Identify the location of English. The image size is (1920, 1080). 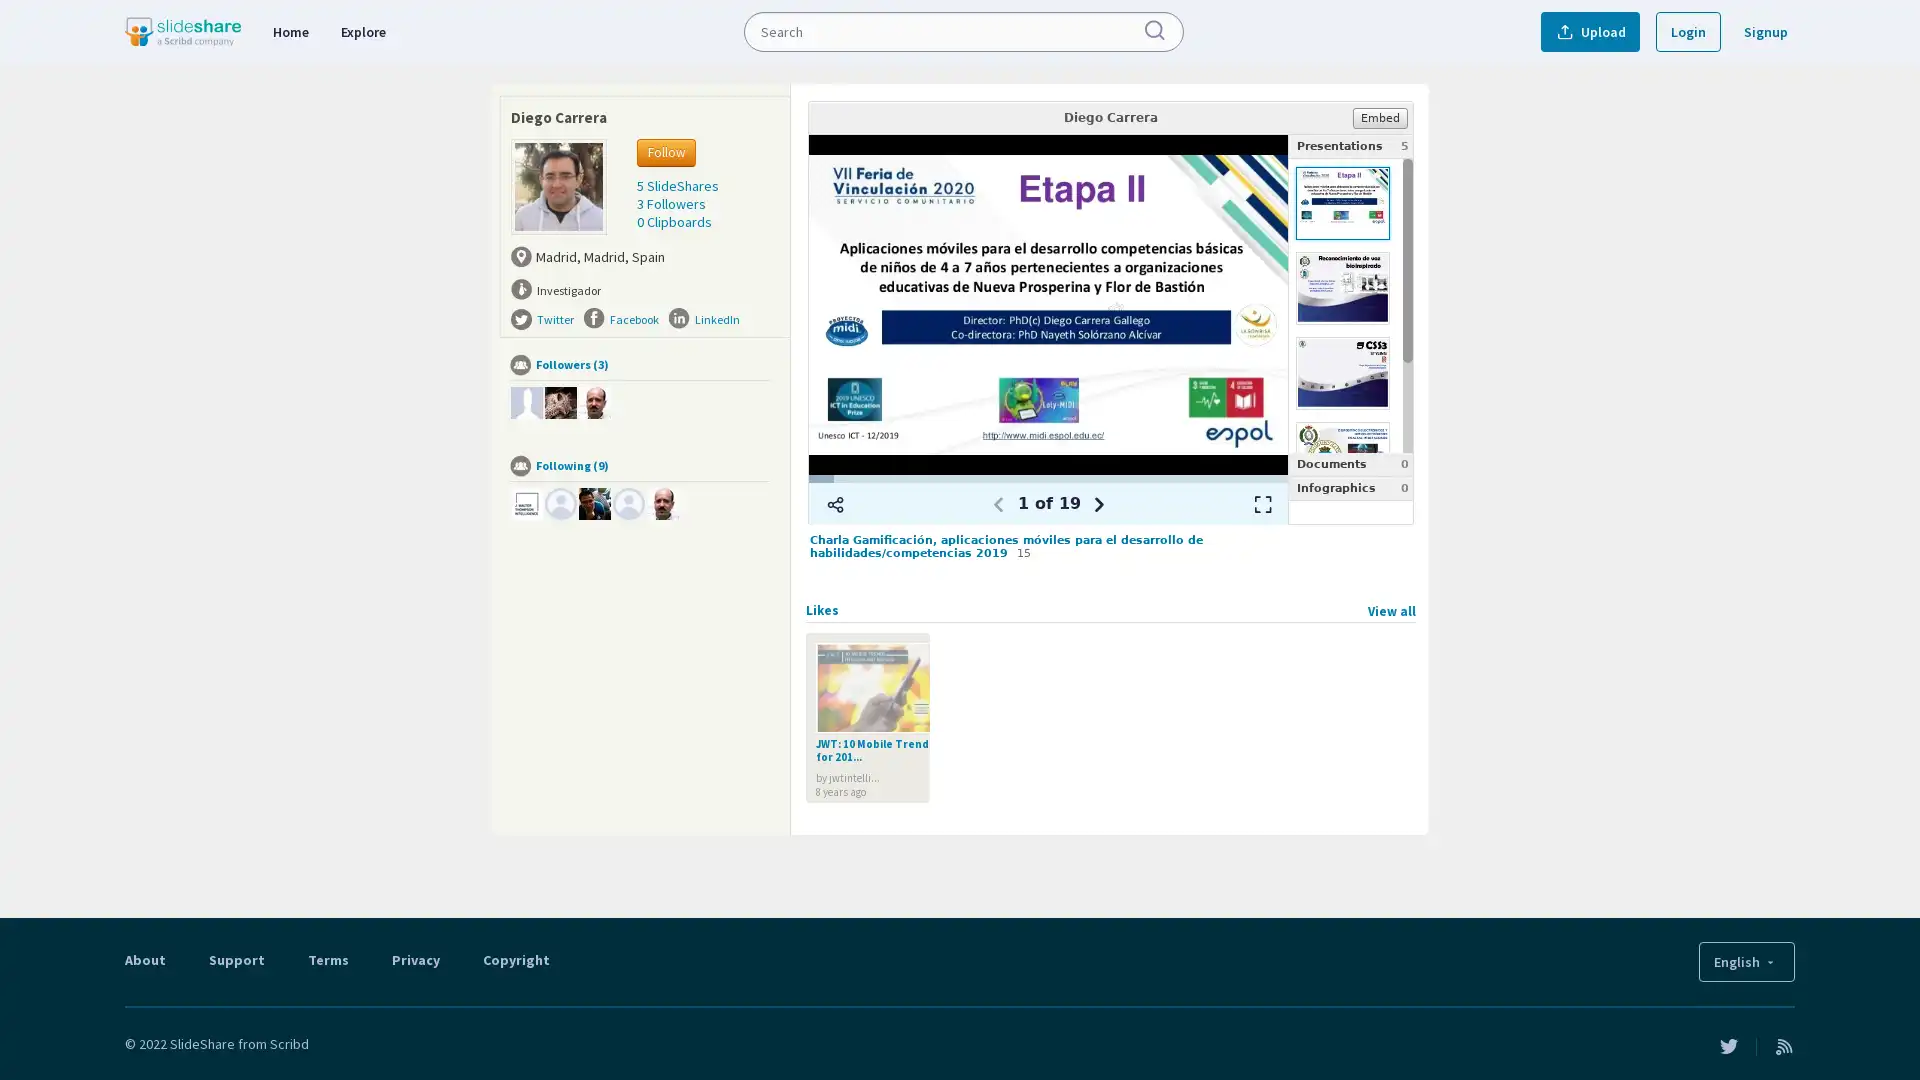
(1746, 960).